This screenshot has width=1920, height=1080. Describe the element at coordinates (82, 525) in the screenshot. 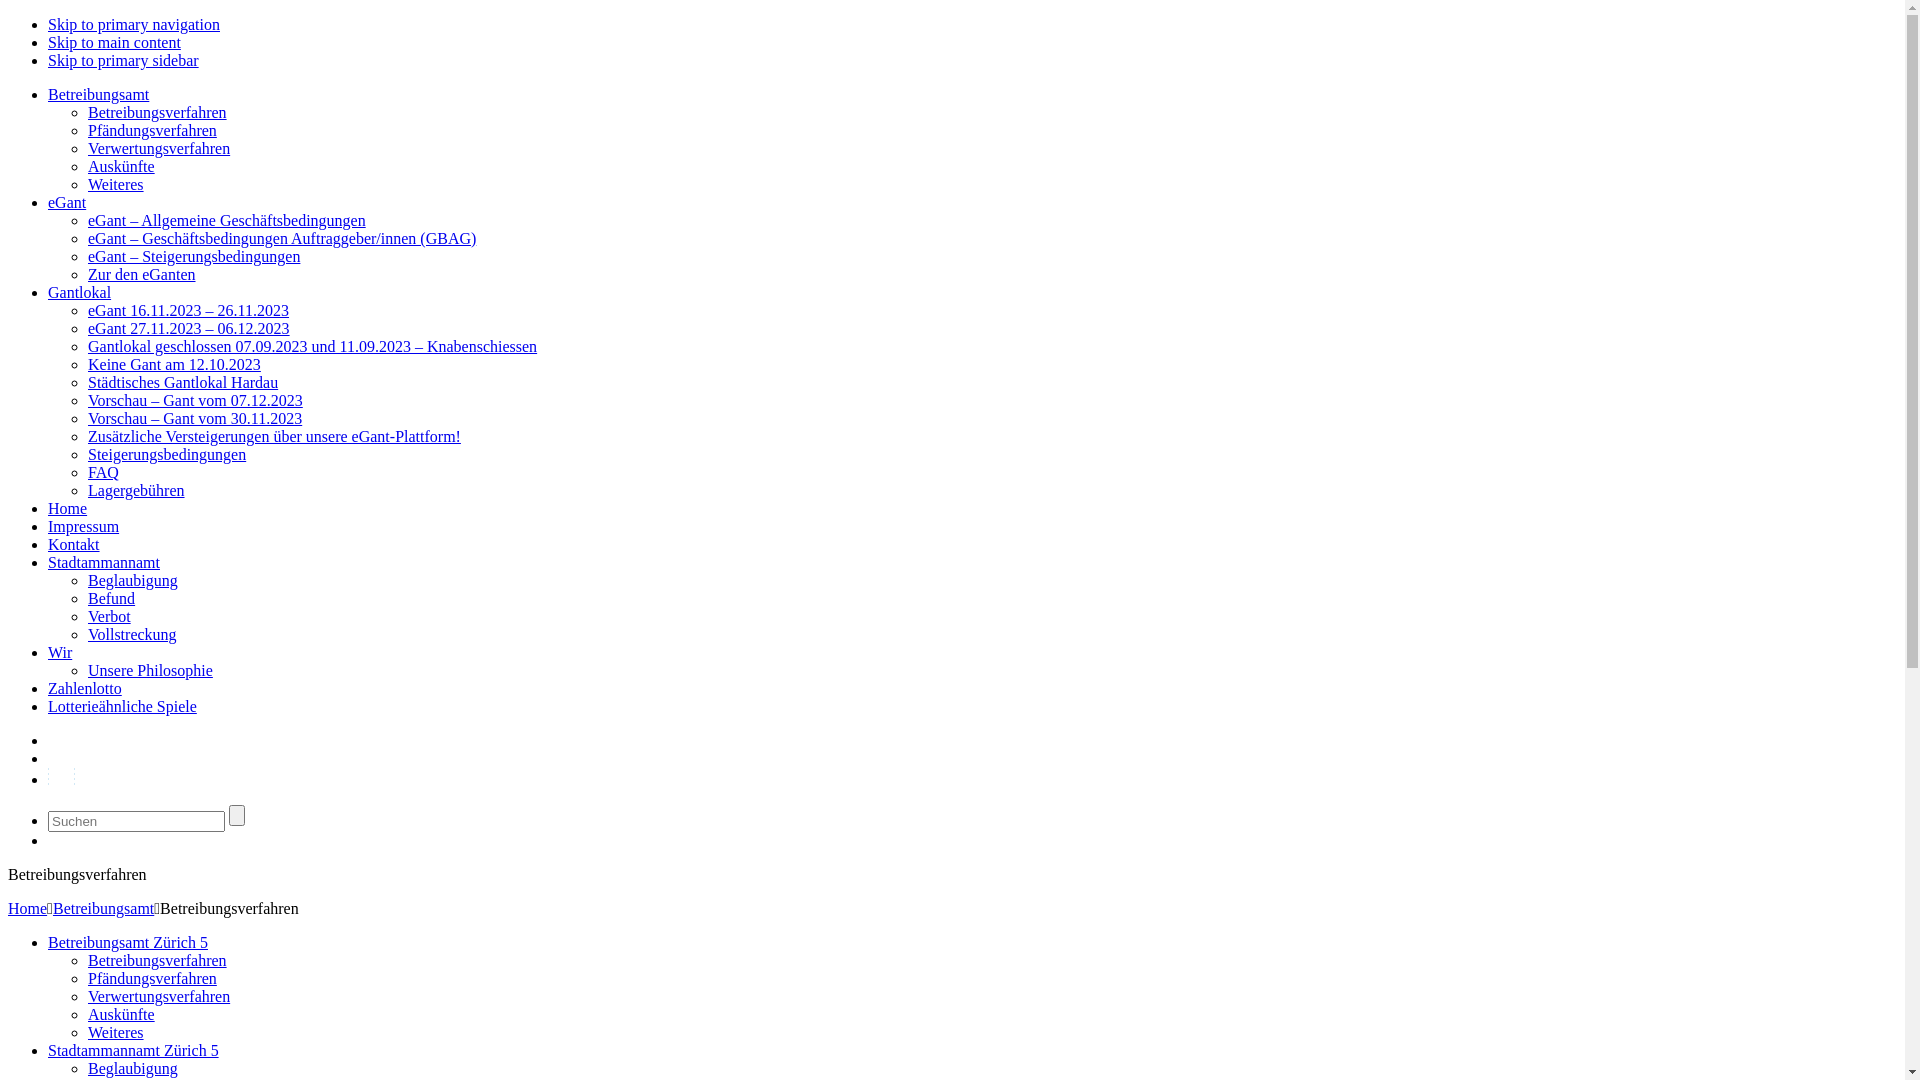

I see `'Impressum'` at that location.